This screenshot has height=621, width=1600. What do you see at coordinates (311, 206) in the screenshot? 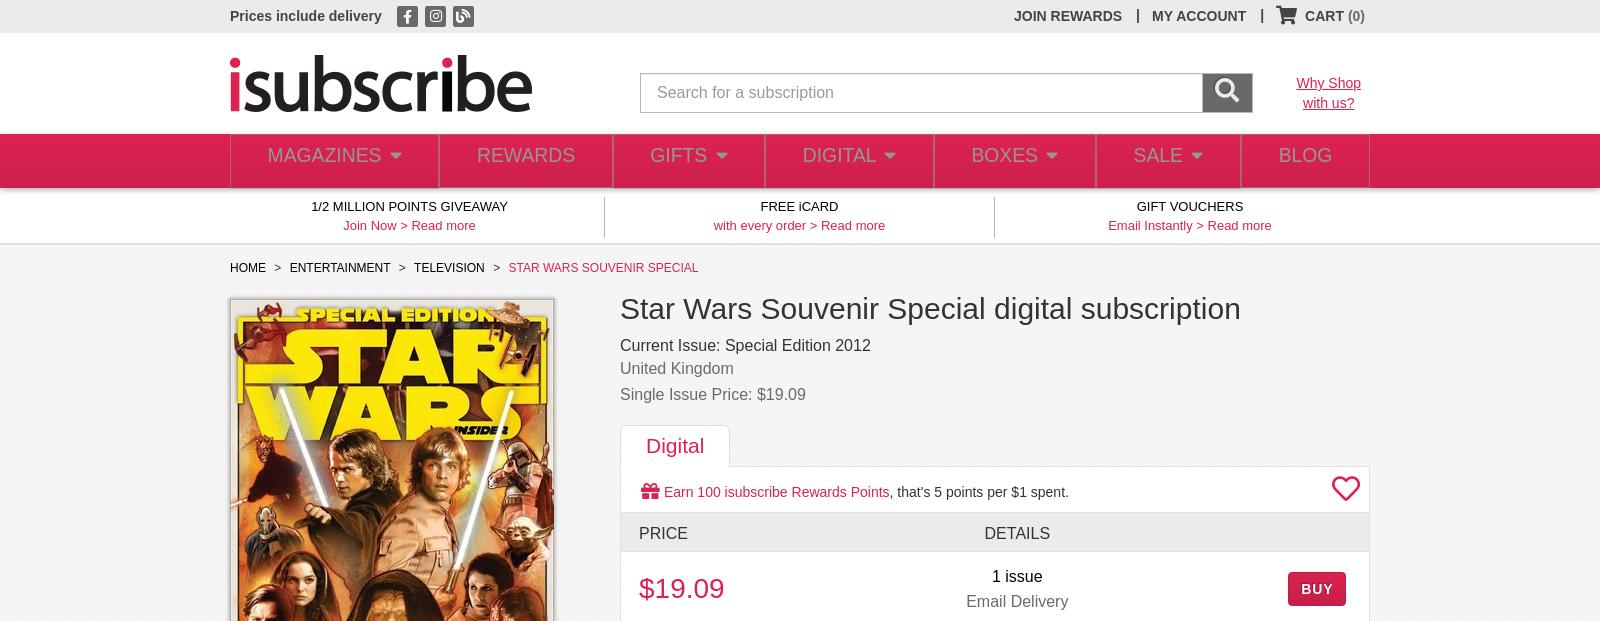
I see `'1/2 MILLION POINTS GIVEAWAY'` at bounding box center [311, 206].